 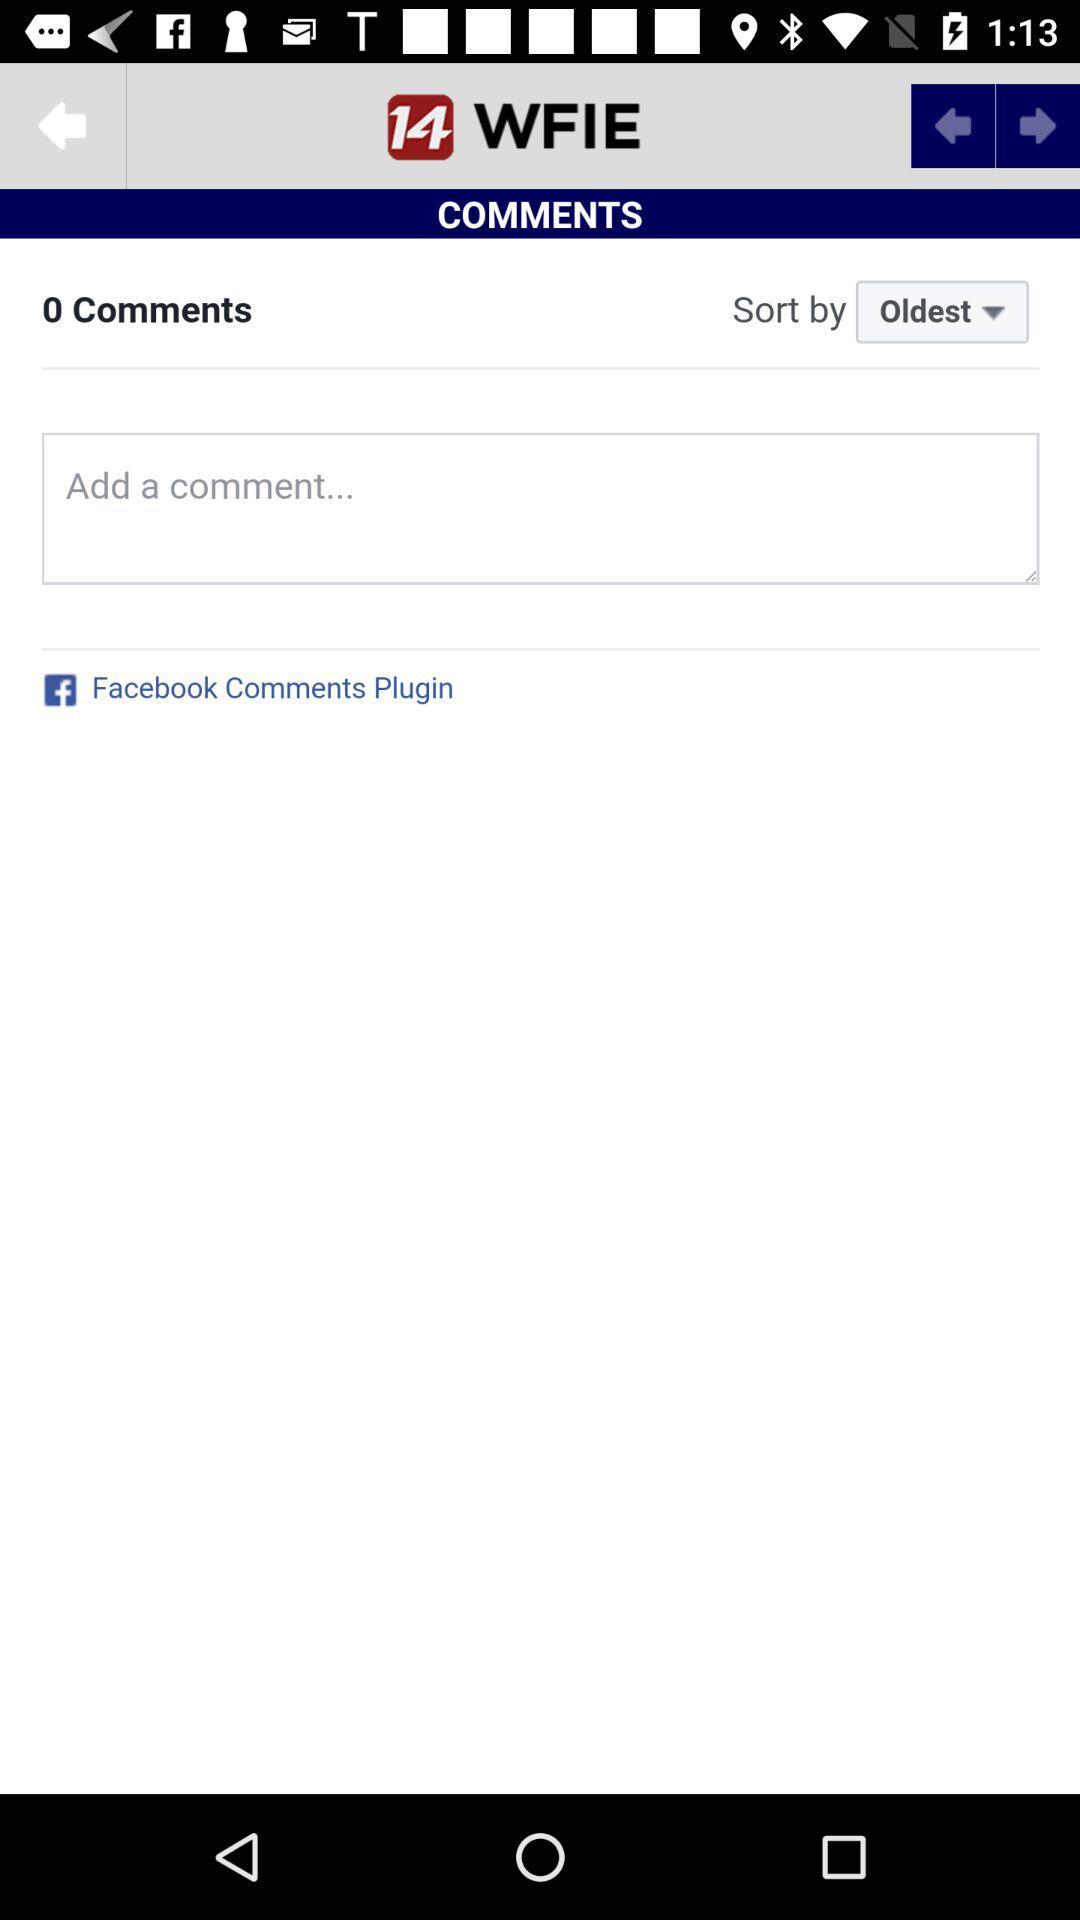 I want to click on previous, so click(x=952, y=124).